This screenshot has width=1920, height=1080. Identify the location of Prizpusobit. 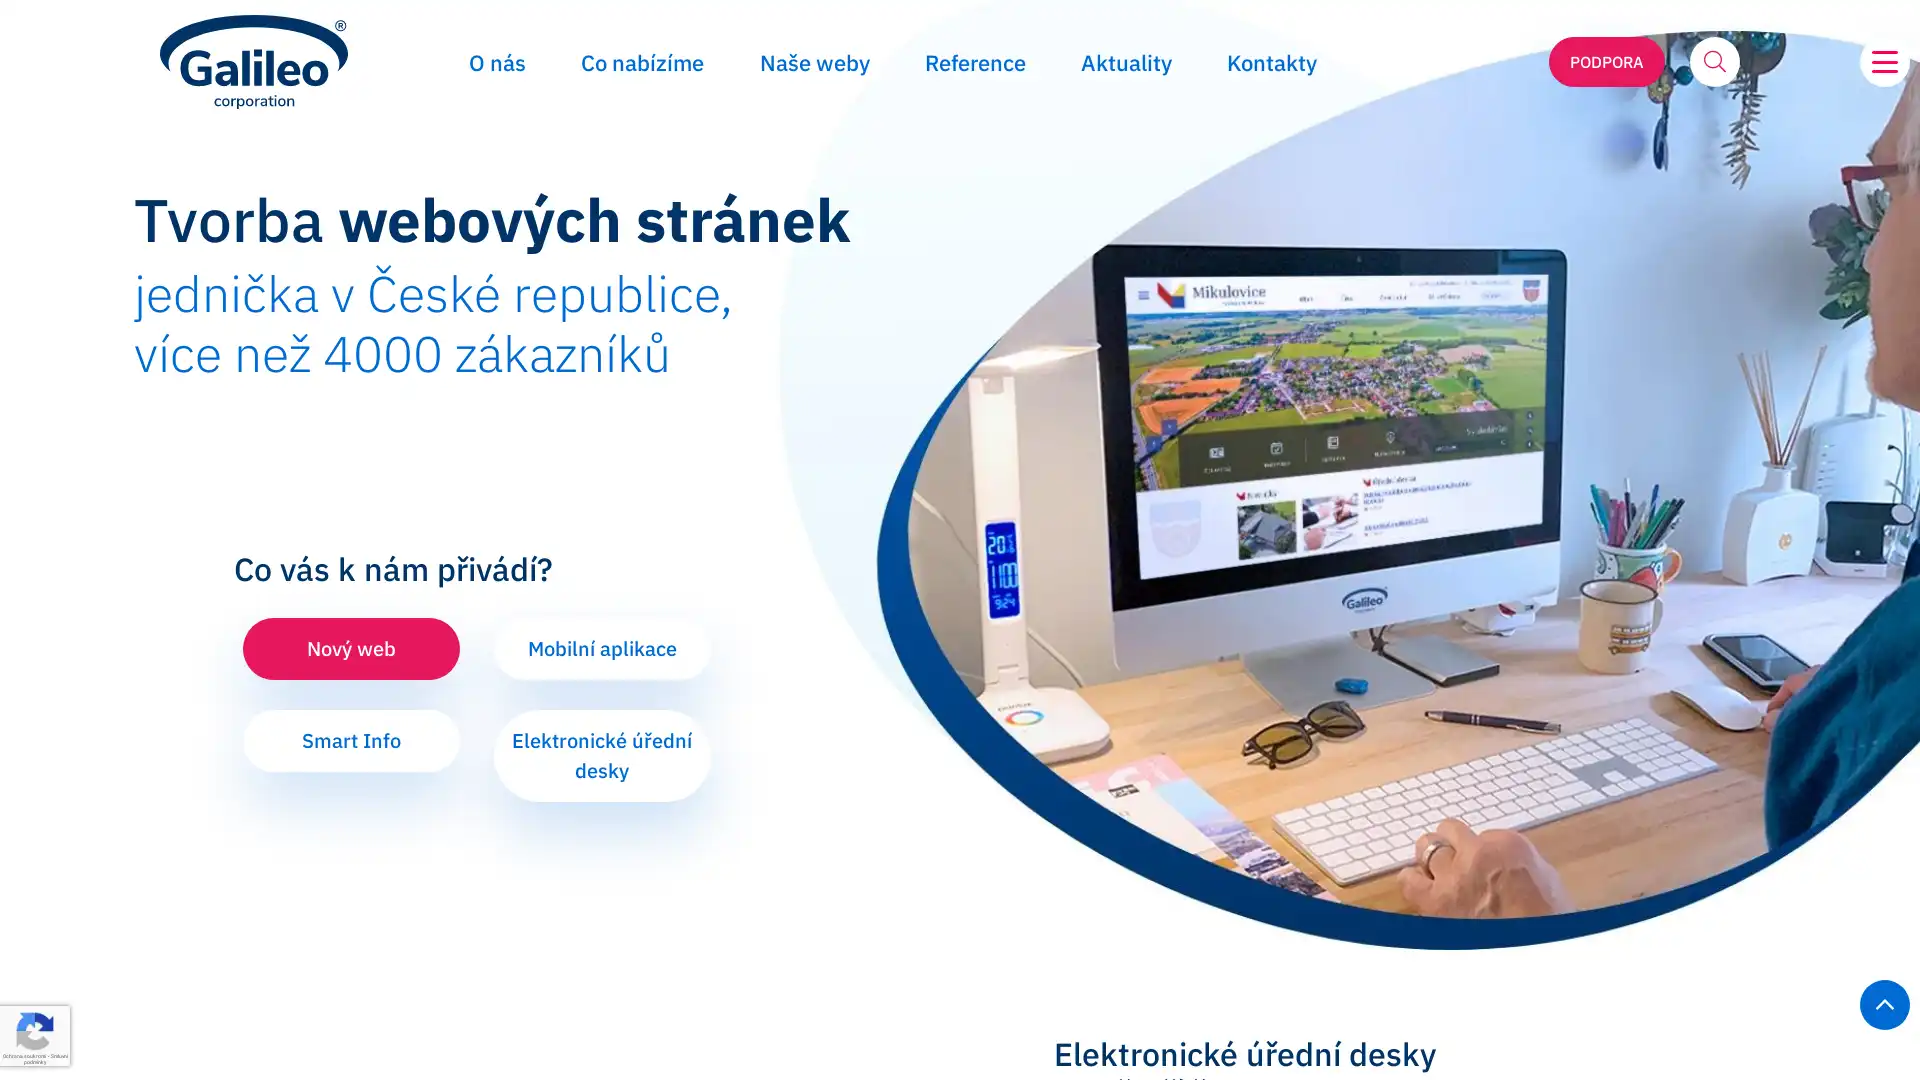
(1526, 996).